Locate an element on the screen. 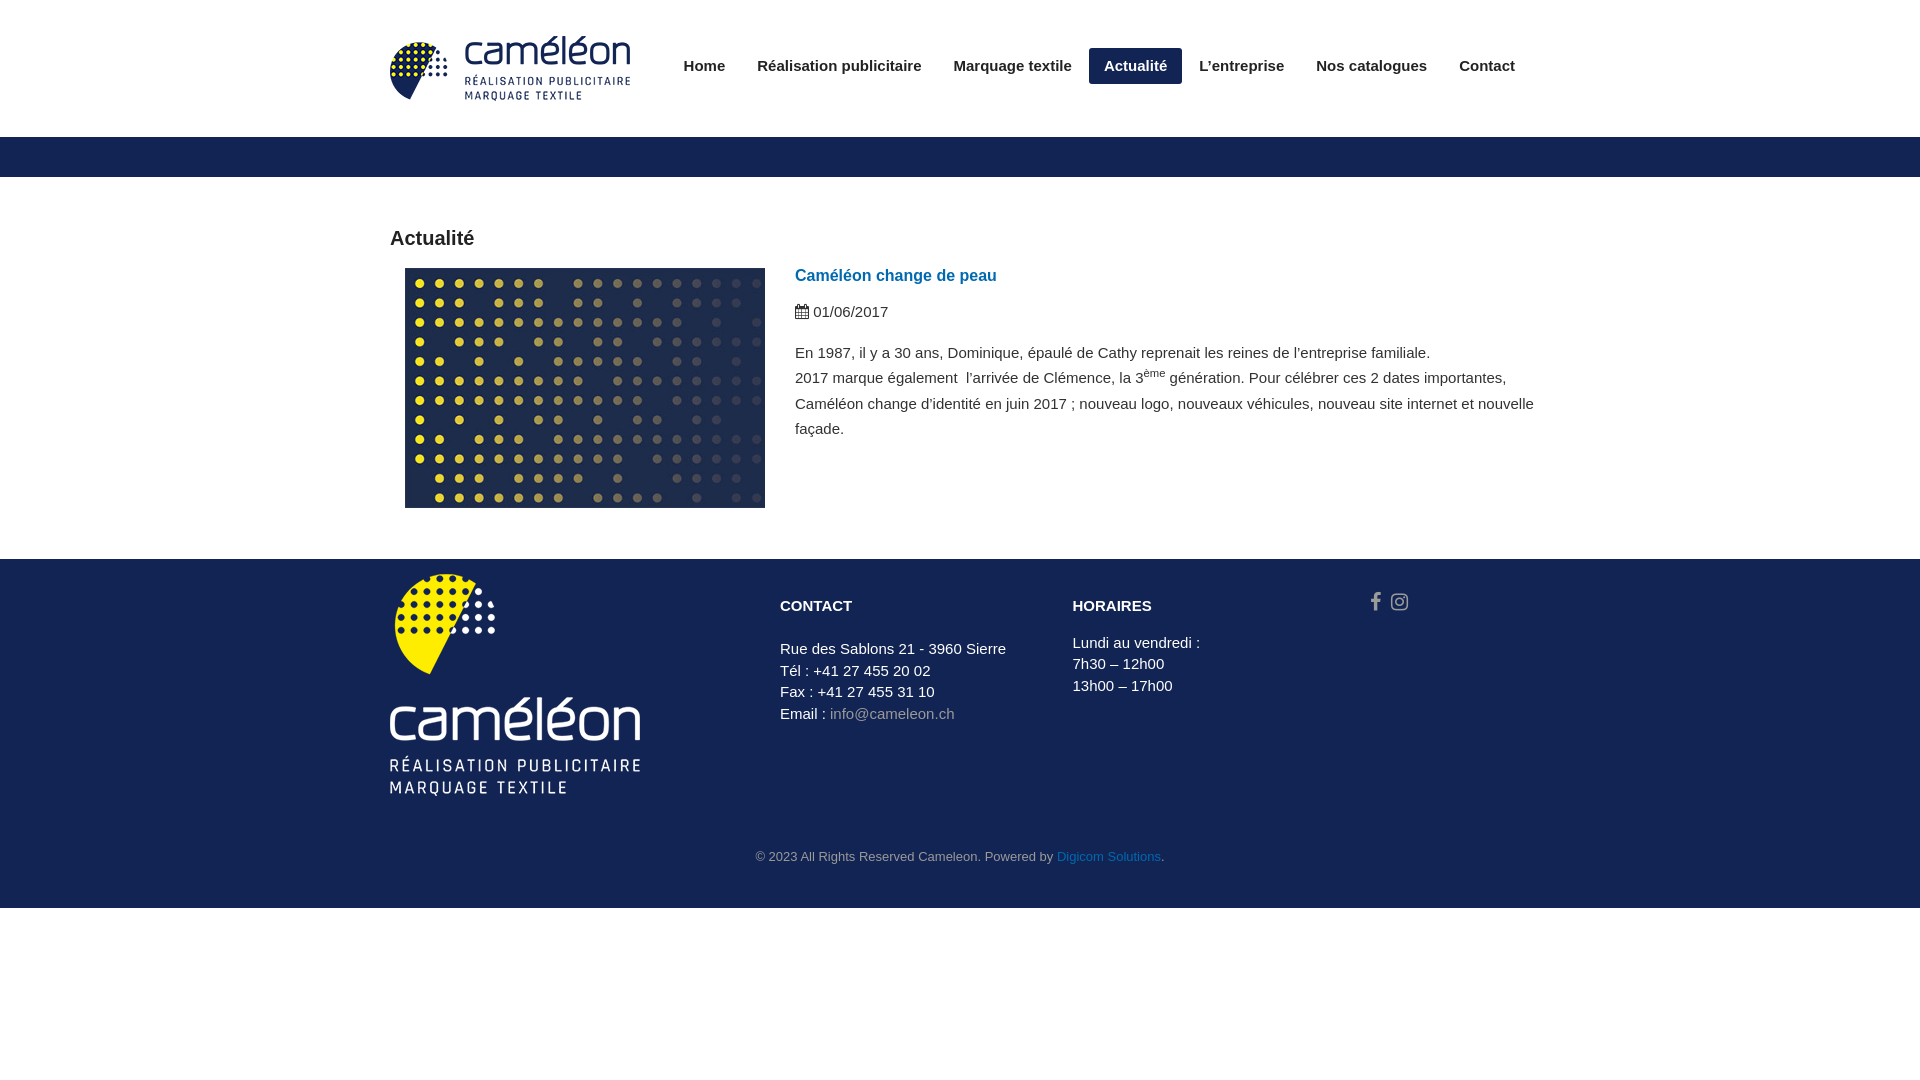 This screenshot has height=1080, width=1920. 'Facebook' is located at coordinates (1374, 601).